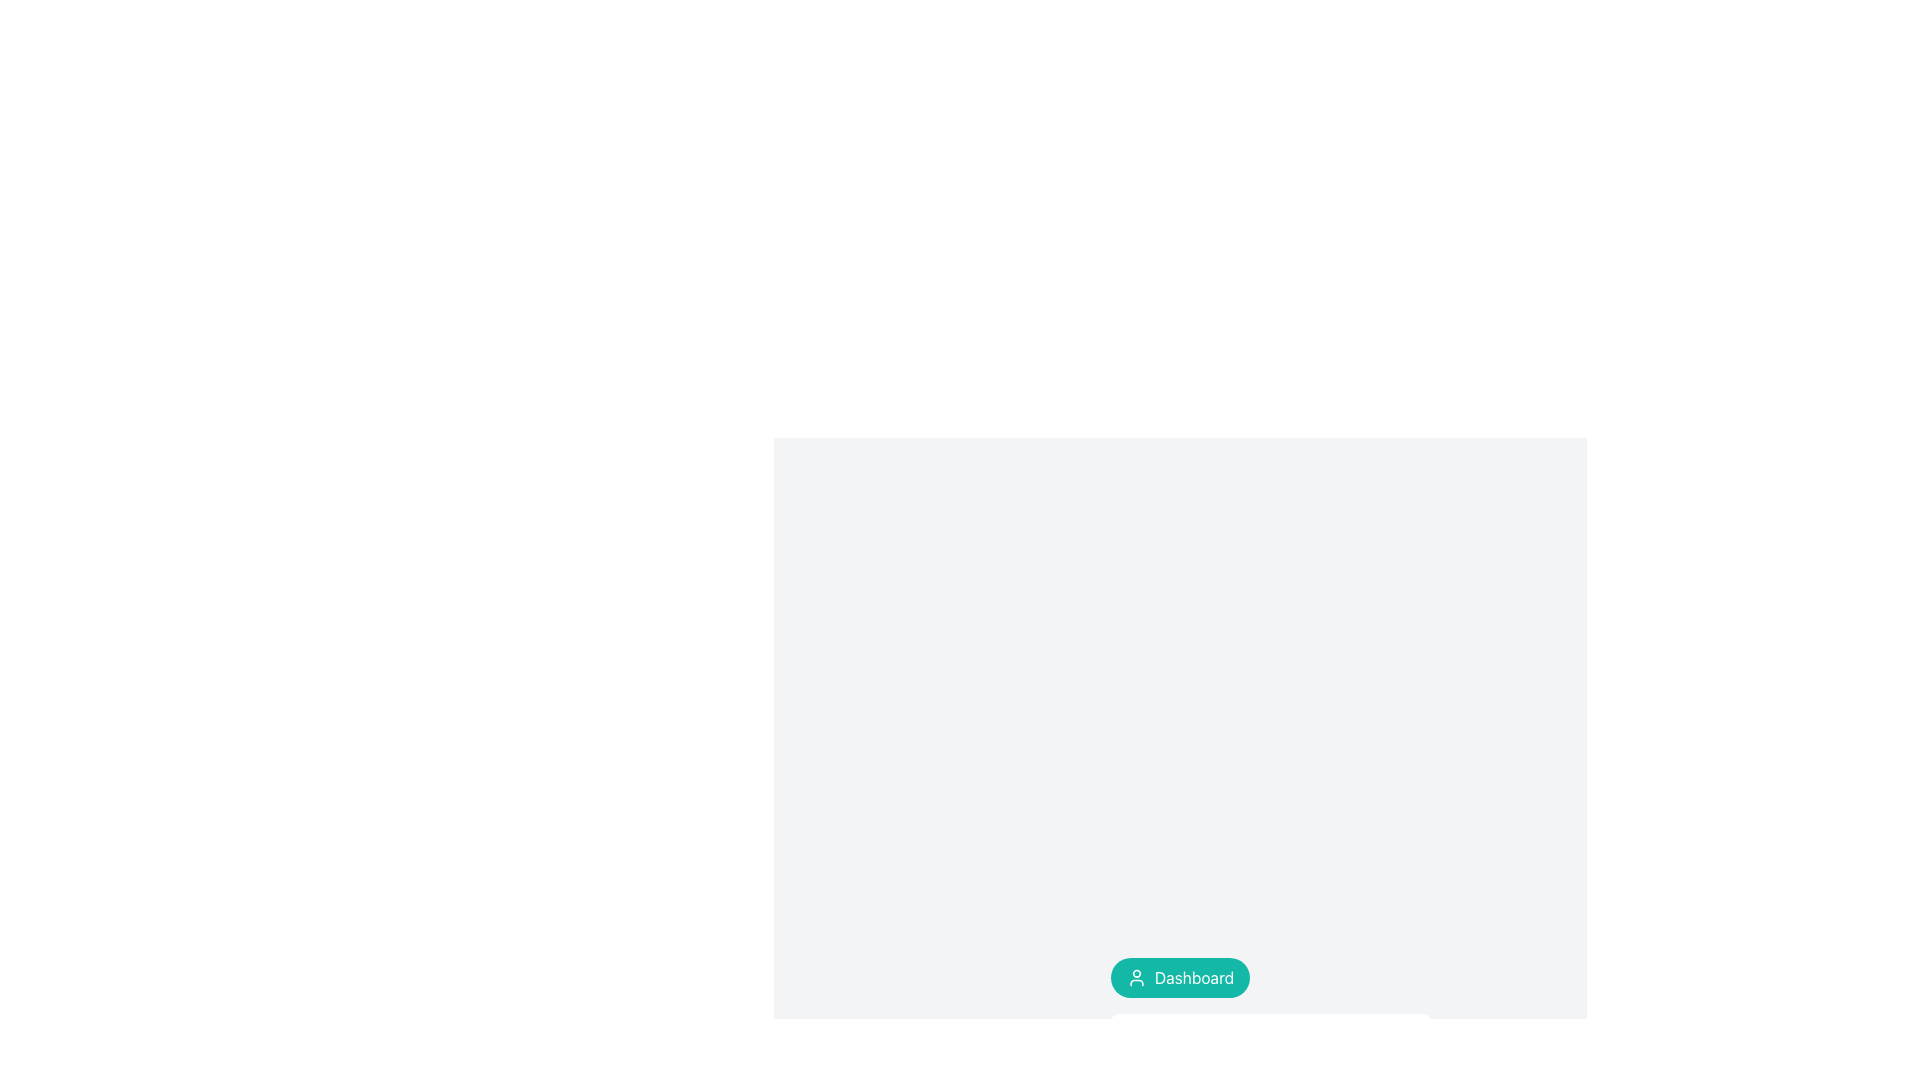  What do you see at coordinates (1180, 977) in the screenshot?
I see `the teal 'Dashboard' button with rounded corners and a user silhouette icon` at bounding box center [1180, 977].